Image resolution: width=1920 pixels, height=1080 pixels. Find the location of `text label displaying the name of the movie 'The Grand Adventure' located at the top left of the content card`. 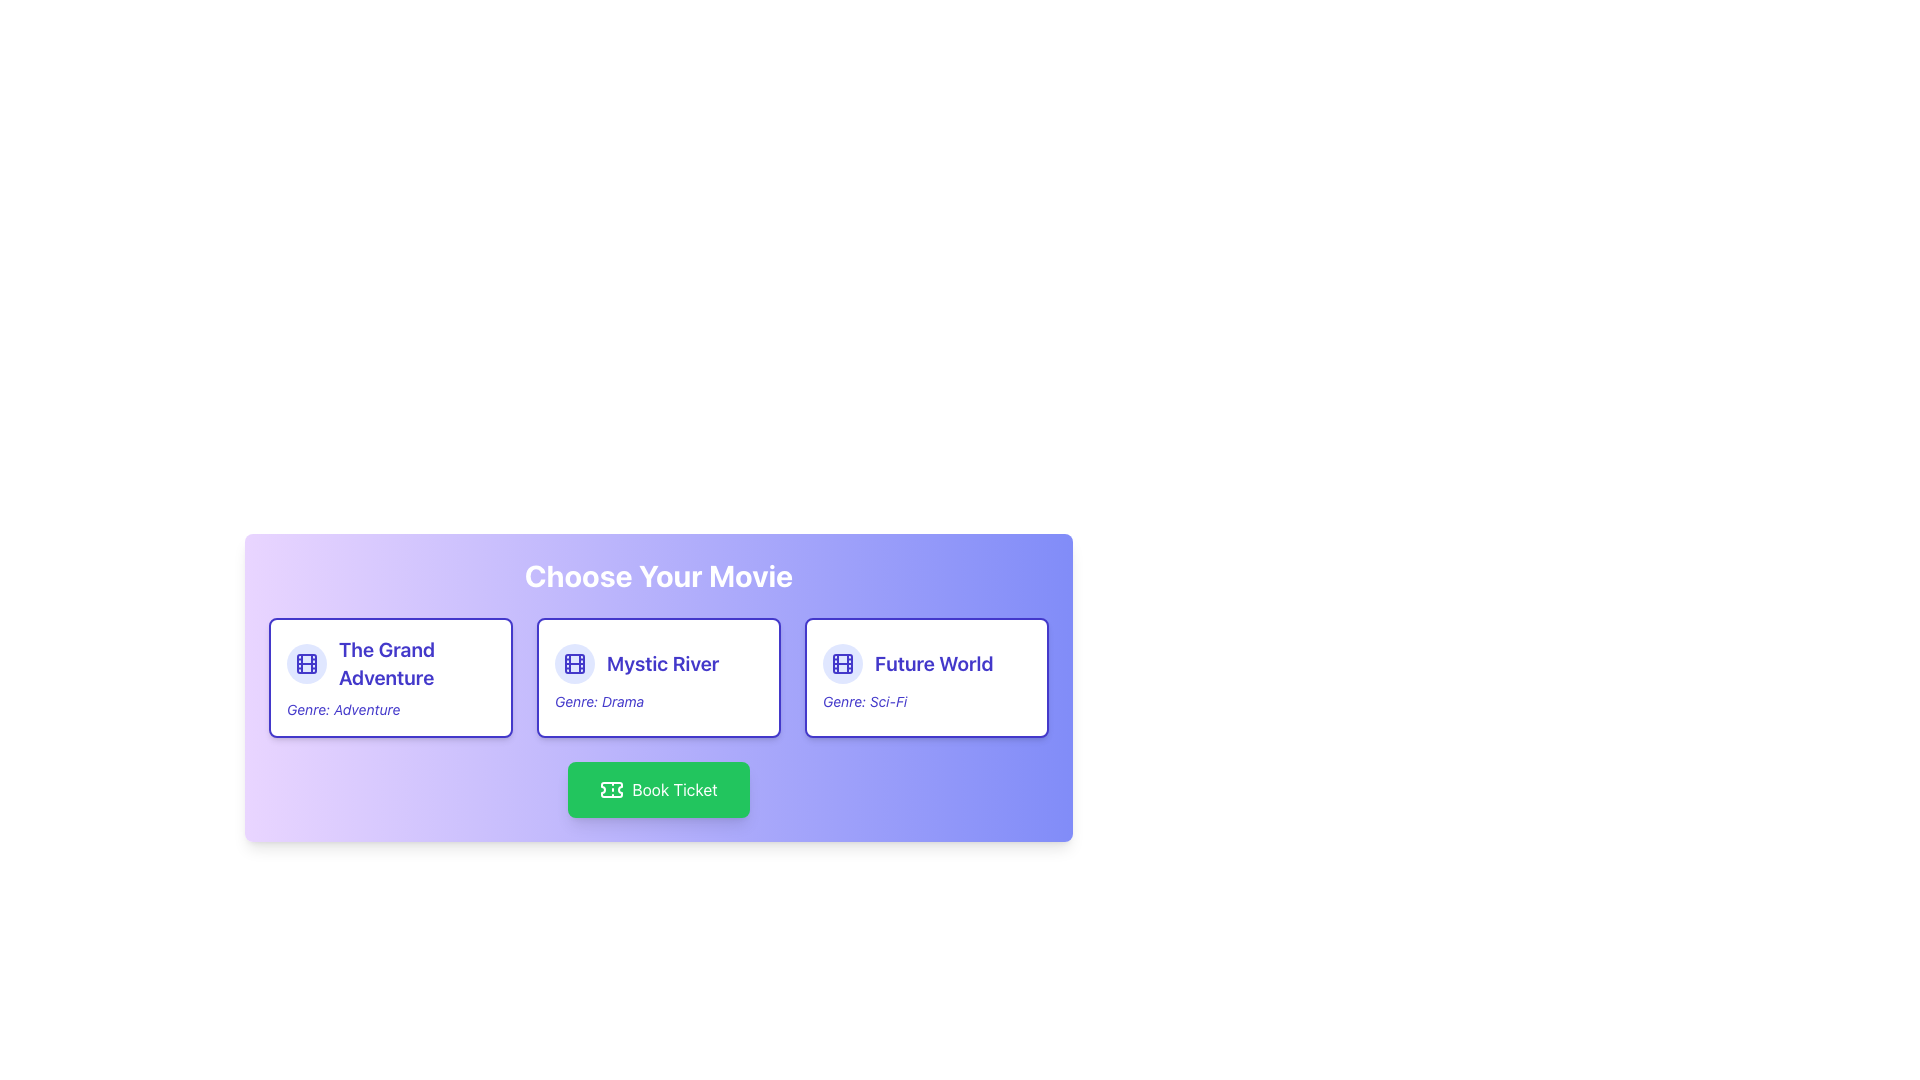

text label displaying the name of the movie 'The Grand Adventure' located at the top left of the content card is located at coordinates (390, 663).